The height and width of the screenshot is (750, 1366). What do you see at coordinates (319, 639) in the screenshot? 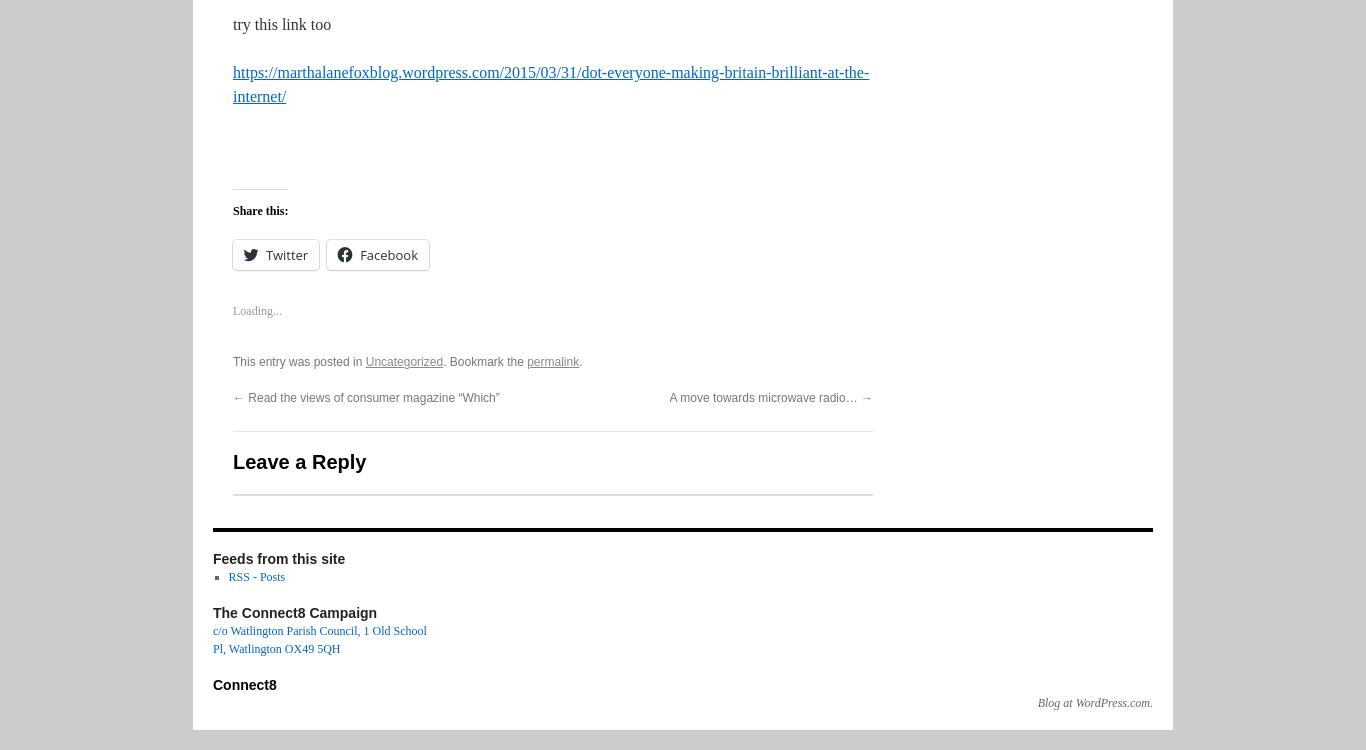
I see `'c/o Watlington Parish Council, 1 Old School Pl, Watlington OX49 5QH'` at bounding box center [319, 639].